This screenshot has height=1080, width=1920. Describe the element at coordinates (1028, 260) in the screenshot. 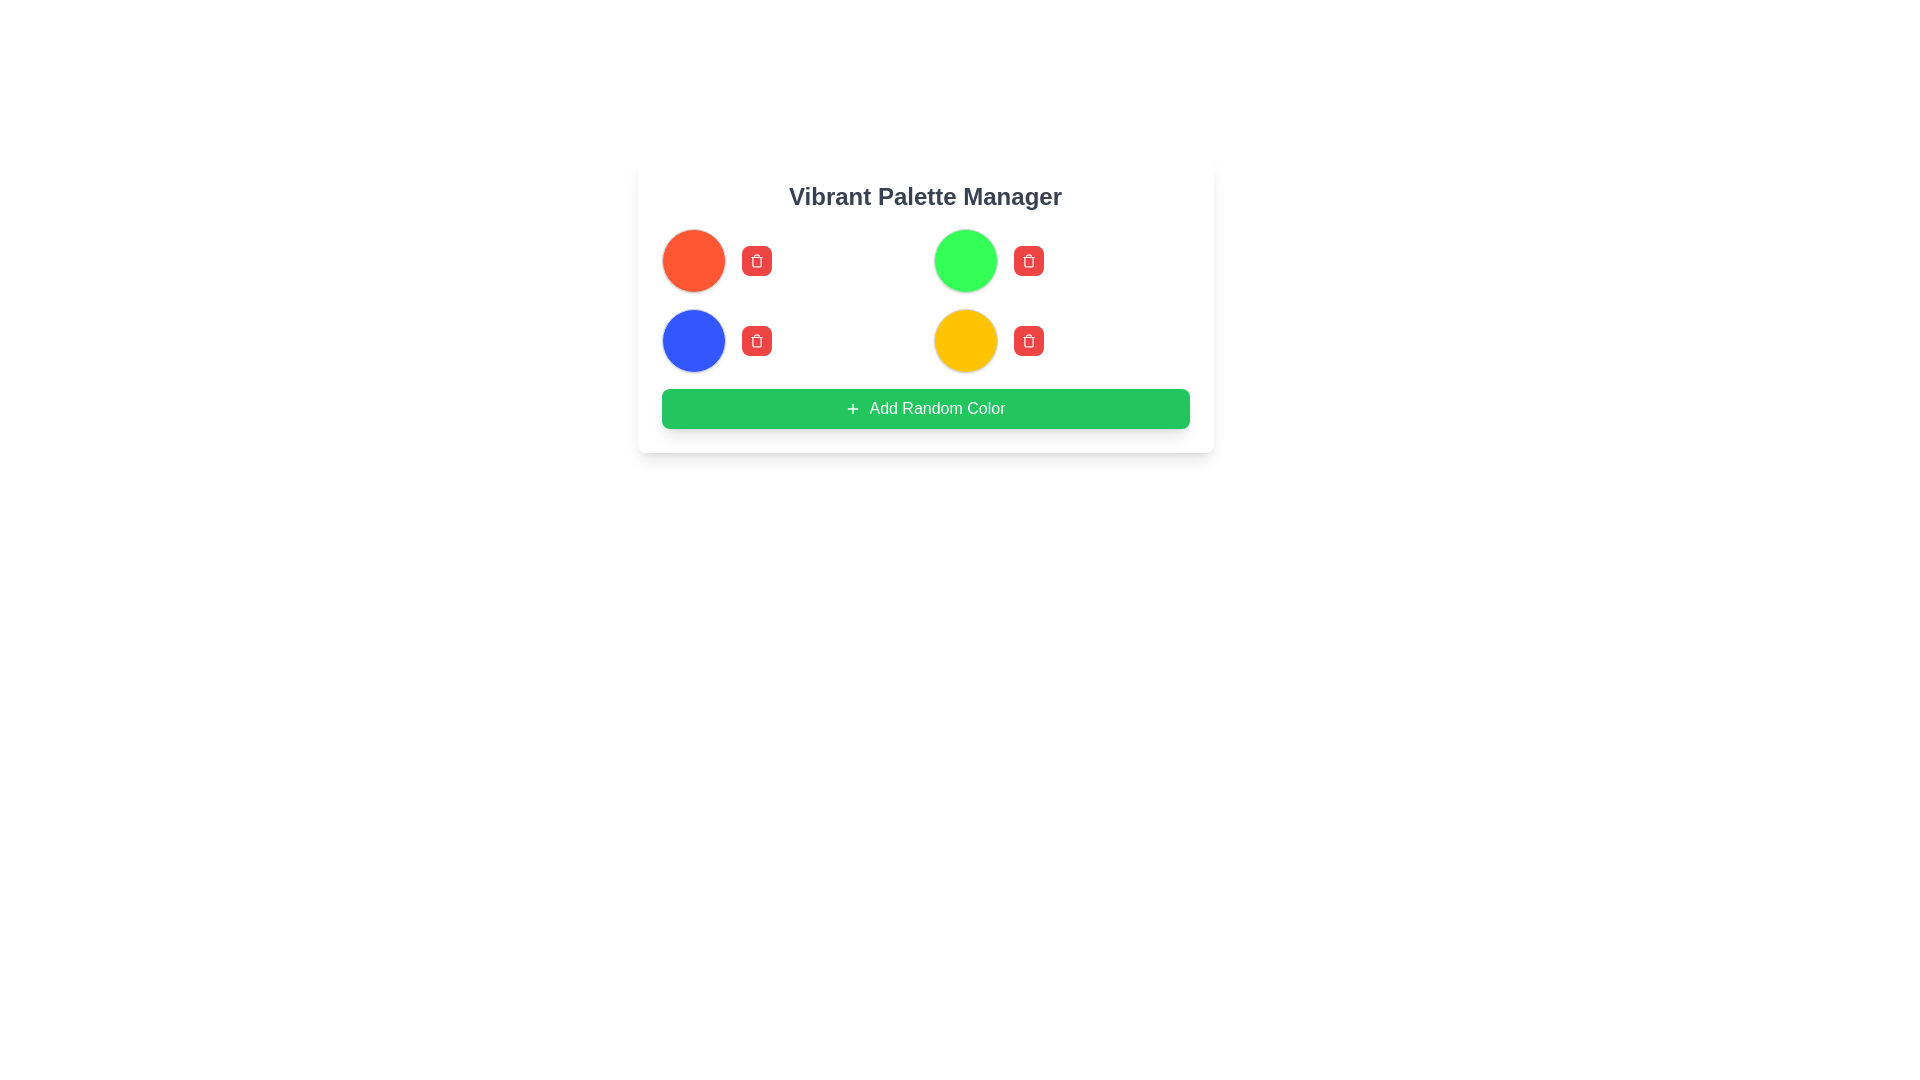

I see `the second trash button used to delete the associated green color item in the color palette manager` at that location.